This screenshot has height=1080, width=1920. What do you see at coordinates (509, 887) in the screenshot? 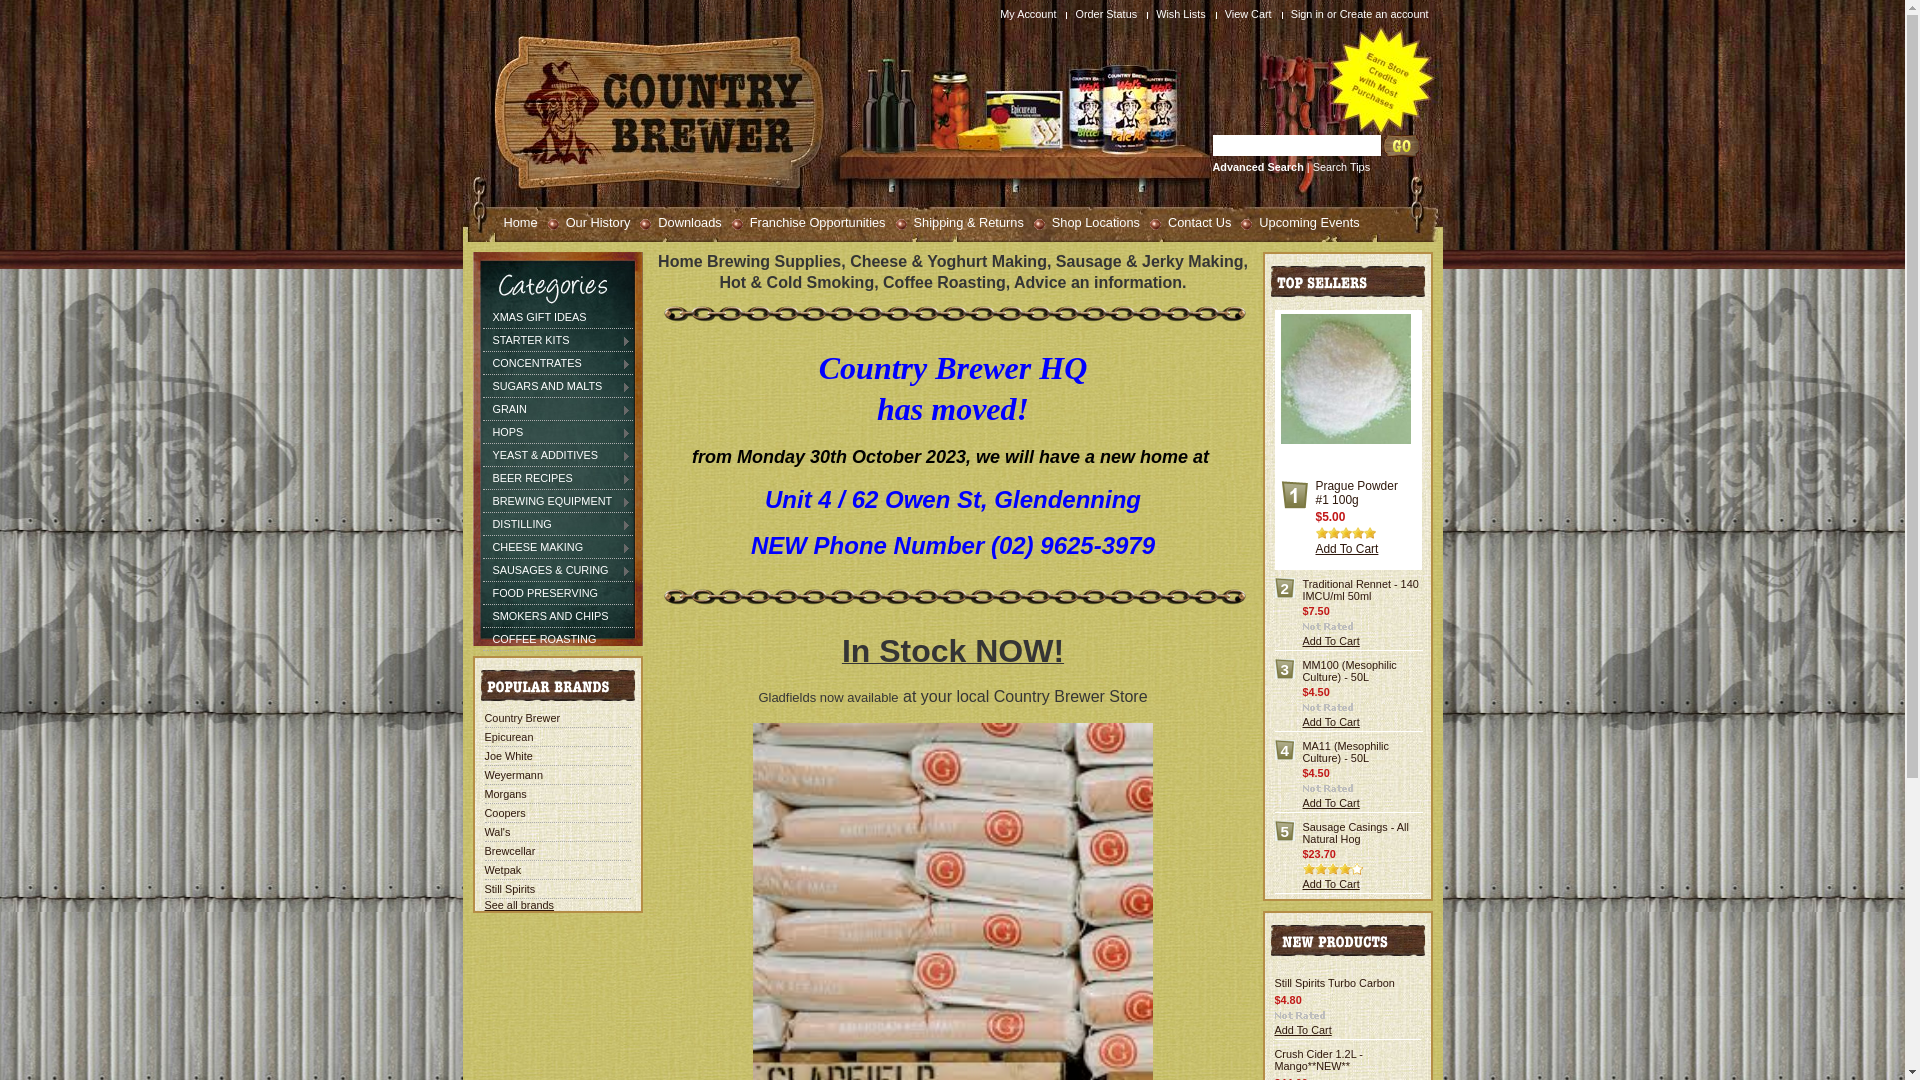
I see `'Still Spirits'` at bounding box center [509, 887].